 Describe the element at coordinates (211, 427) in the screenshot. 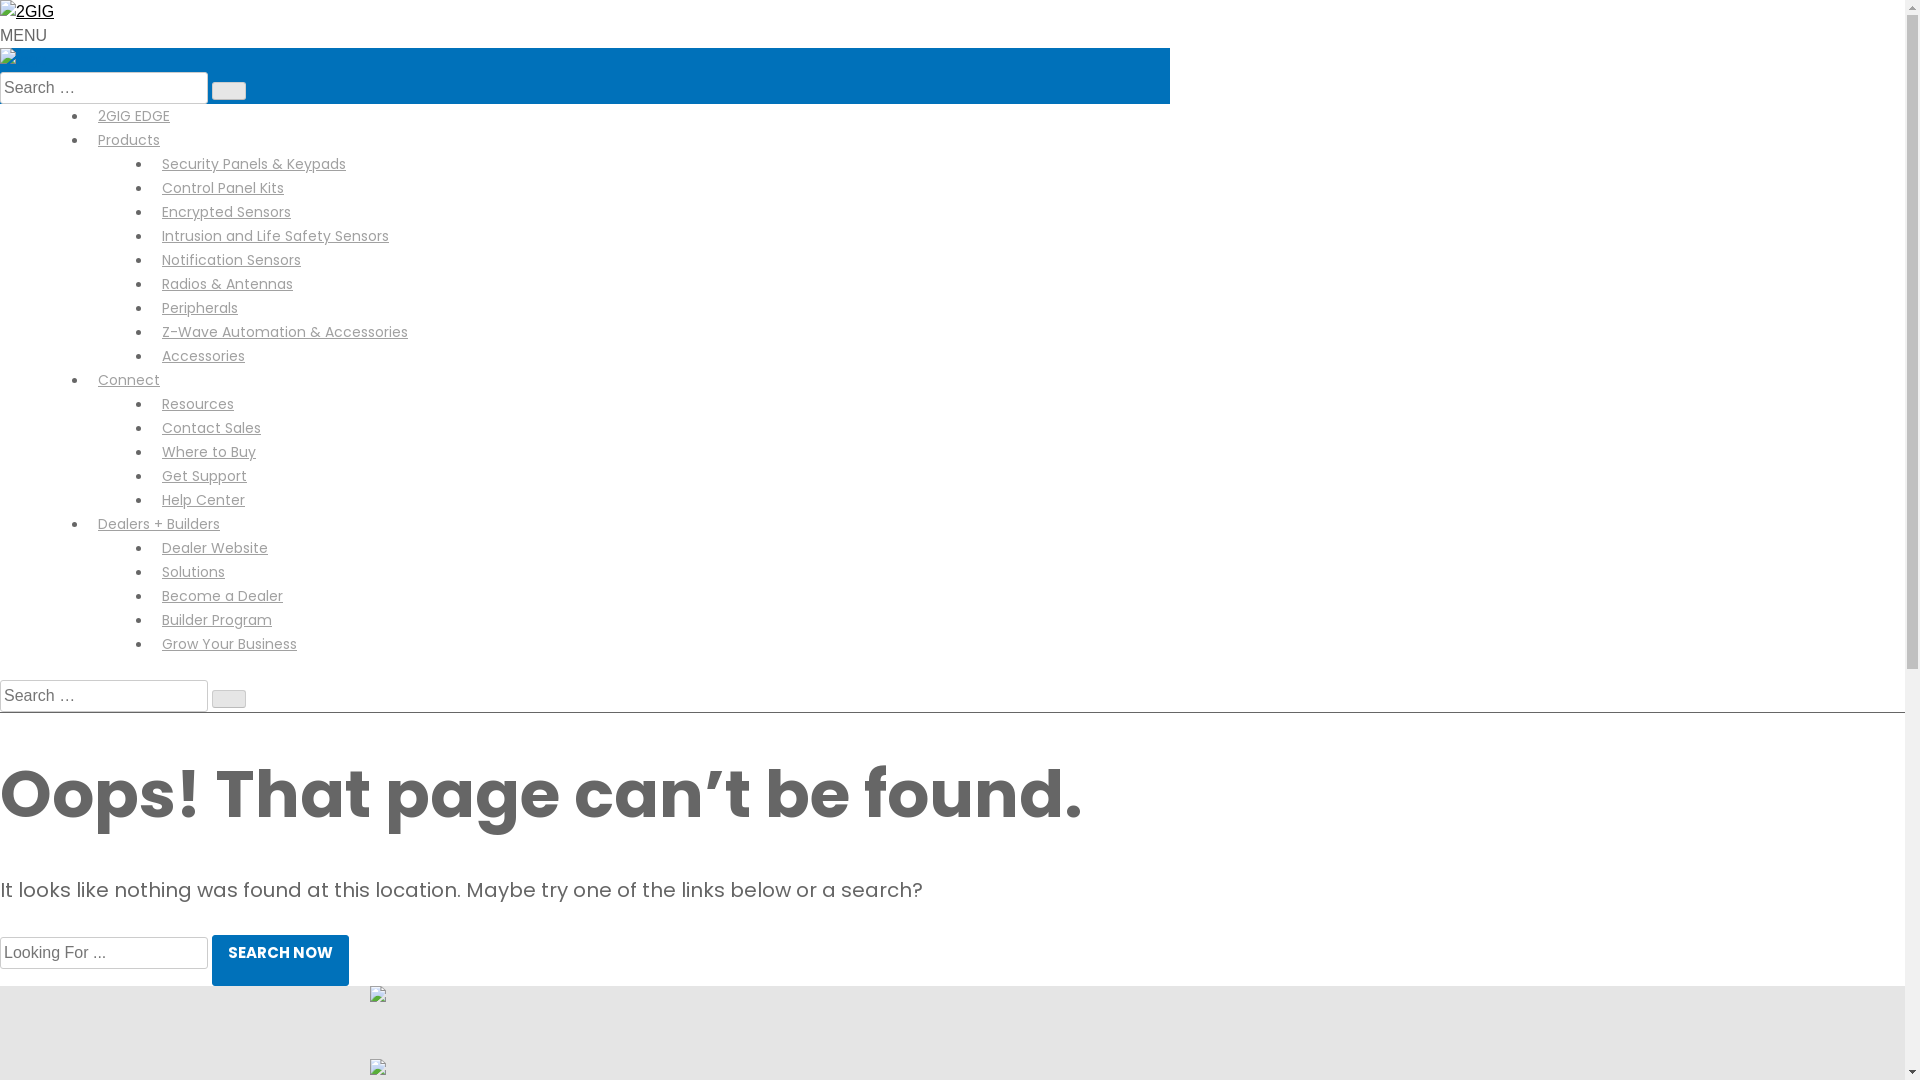

I see `'Contact Sales'` at that location.